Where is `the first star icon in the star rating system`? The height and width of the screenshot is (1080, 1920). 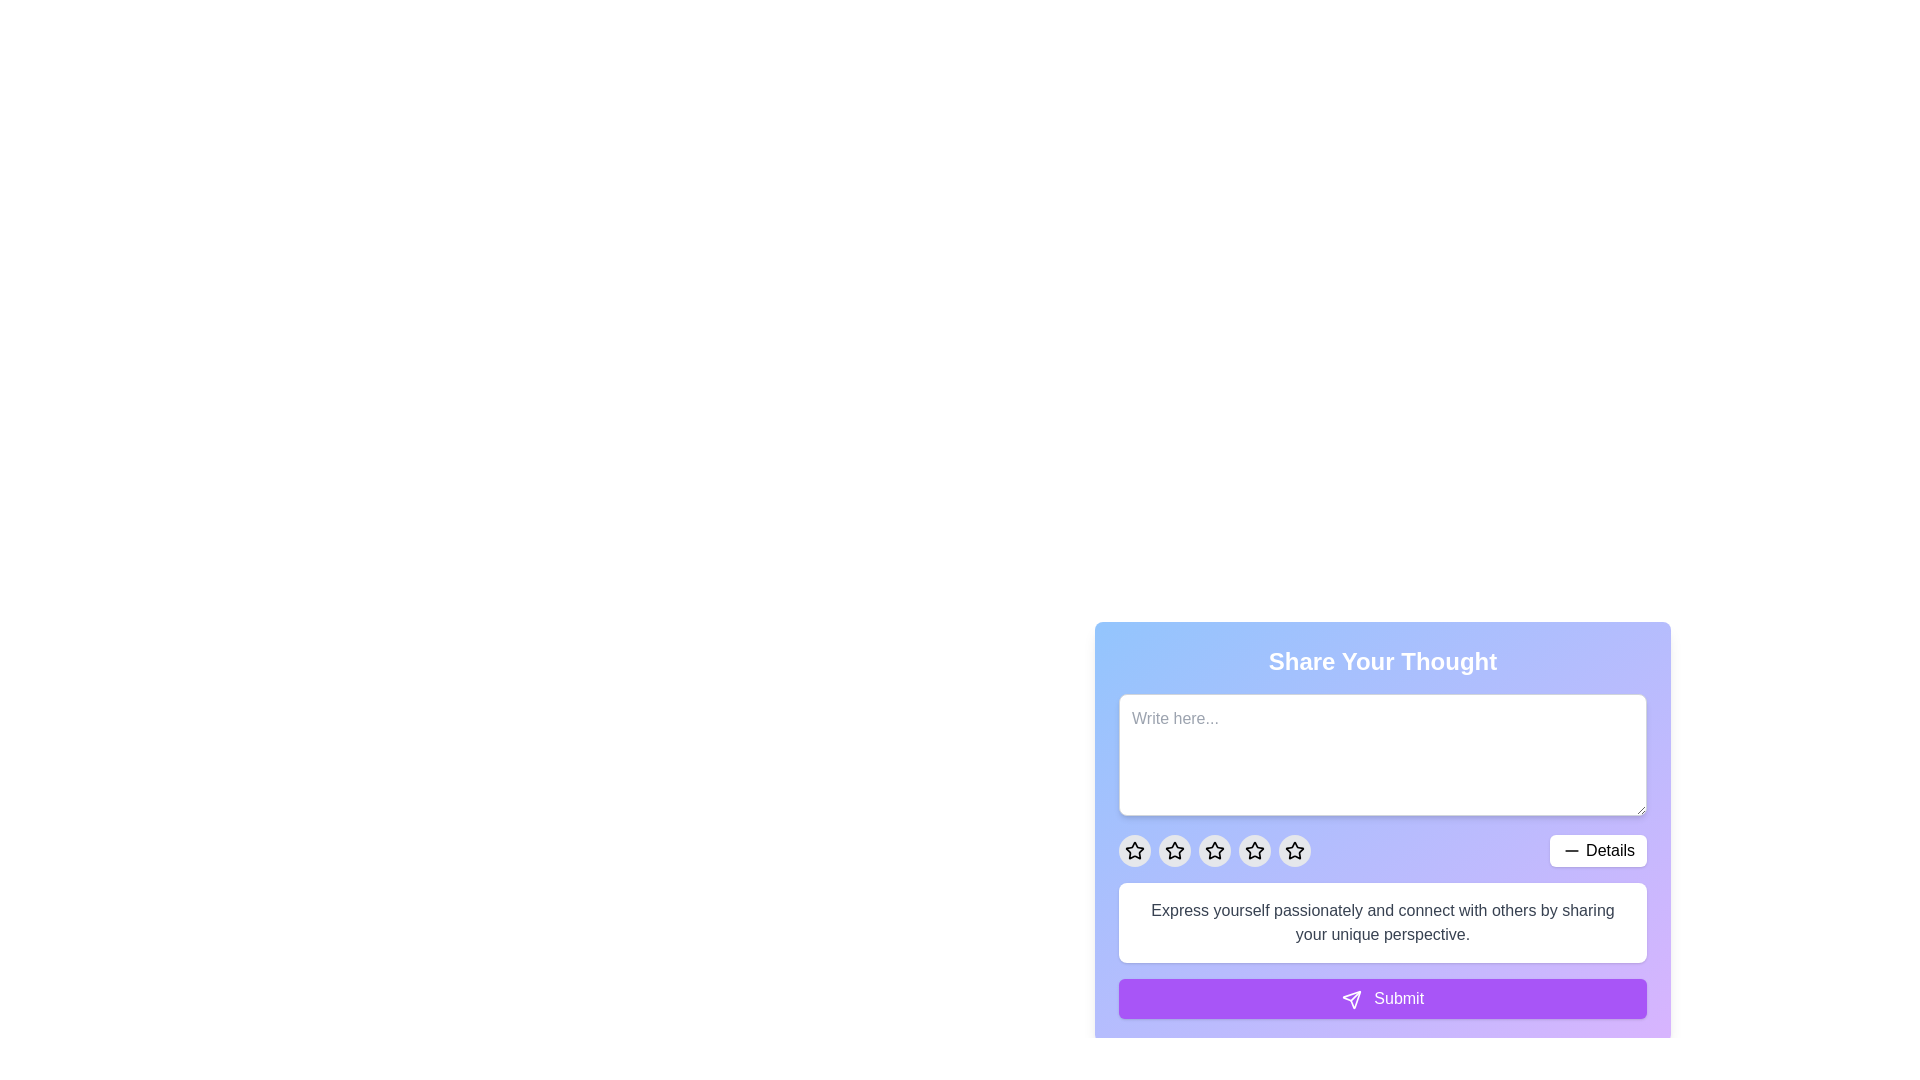 the first star icon in the star rating system is located at coordinates (1134, 851).